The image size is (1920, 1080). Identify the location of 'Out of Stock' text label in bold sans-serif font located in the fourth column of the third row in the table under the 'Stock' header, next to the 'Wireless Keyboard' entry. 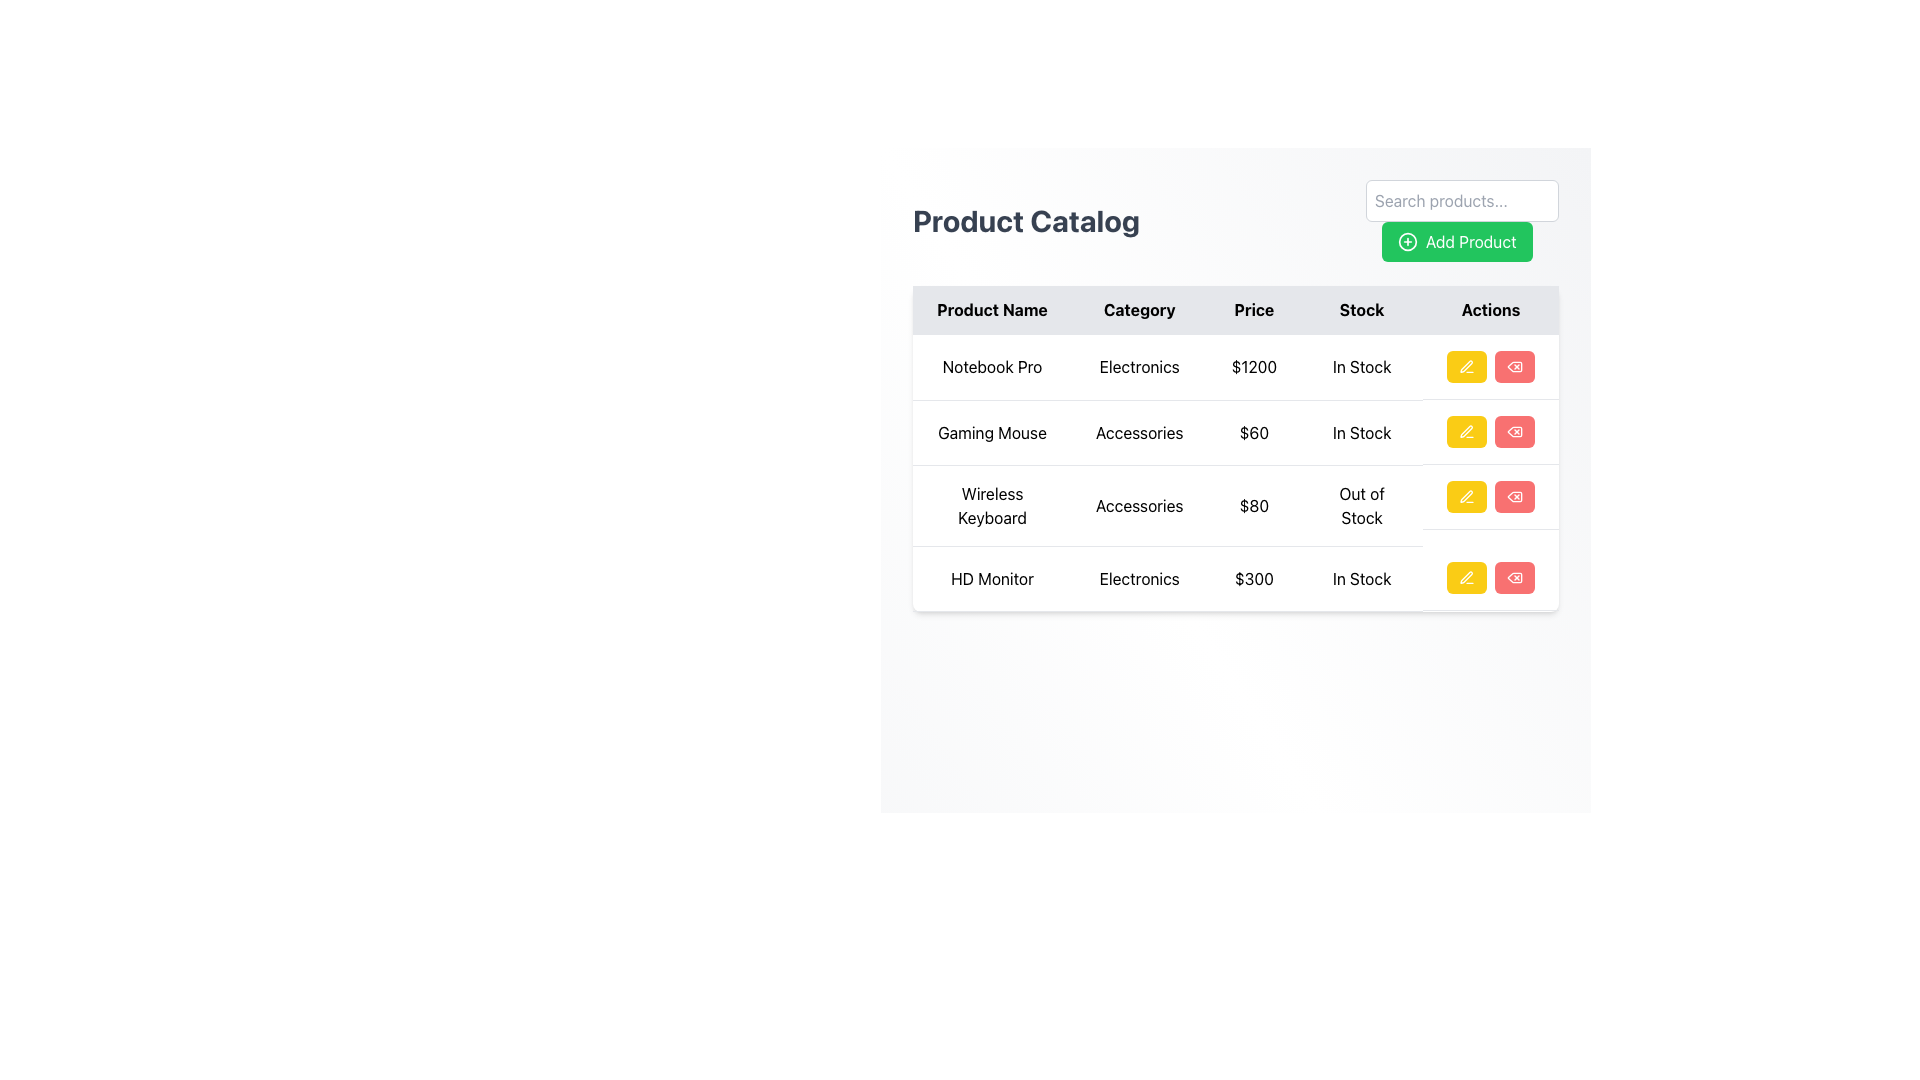
(1361, 504).